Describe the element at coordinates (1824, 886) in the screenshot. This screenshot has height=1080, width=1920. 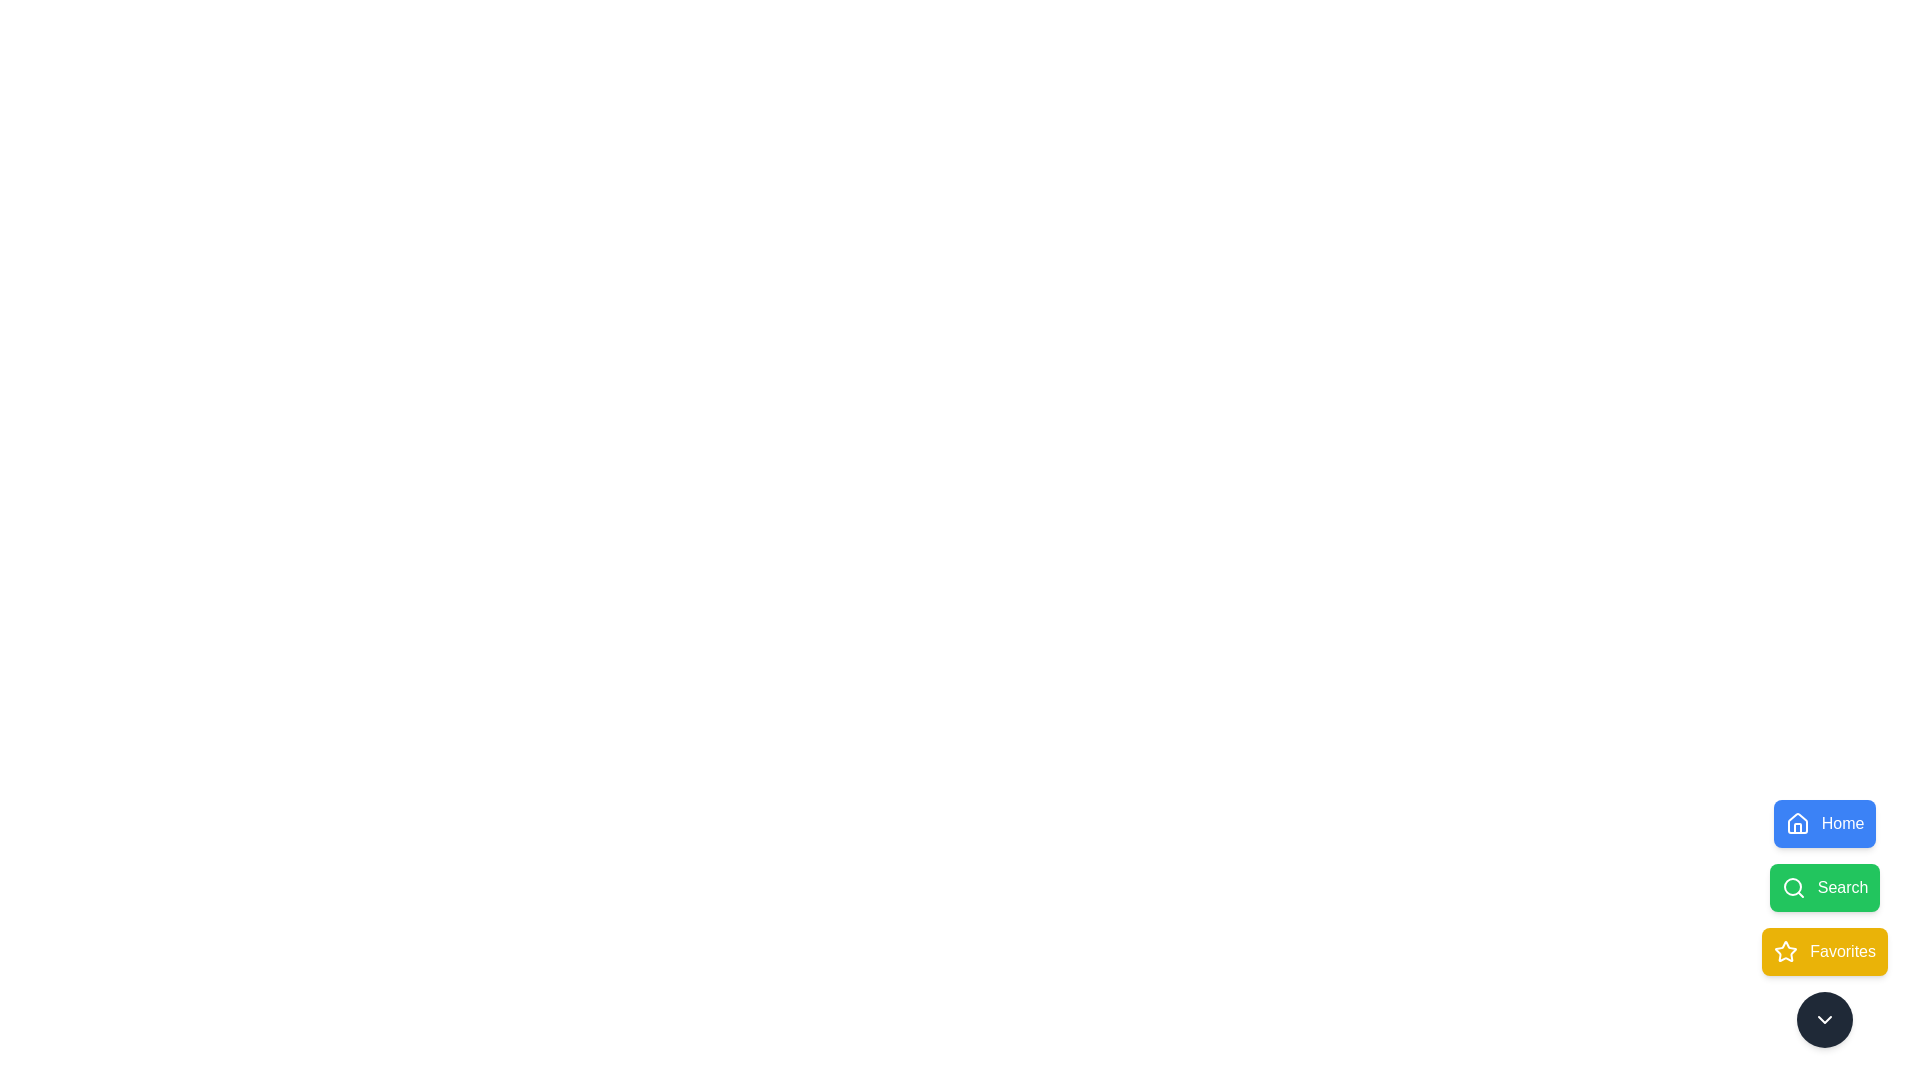
I see `the Search button to select the corresponding shortcut` at that location.